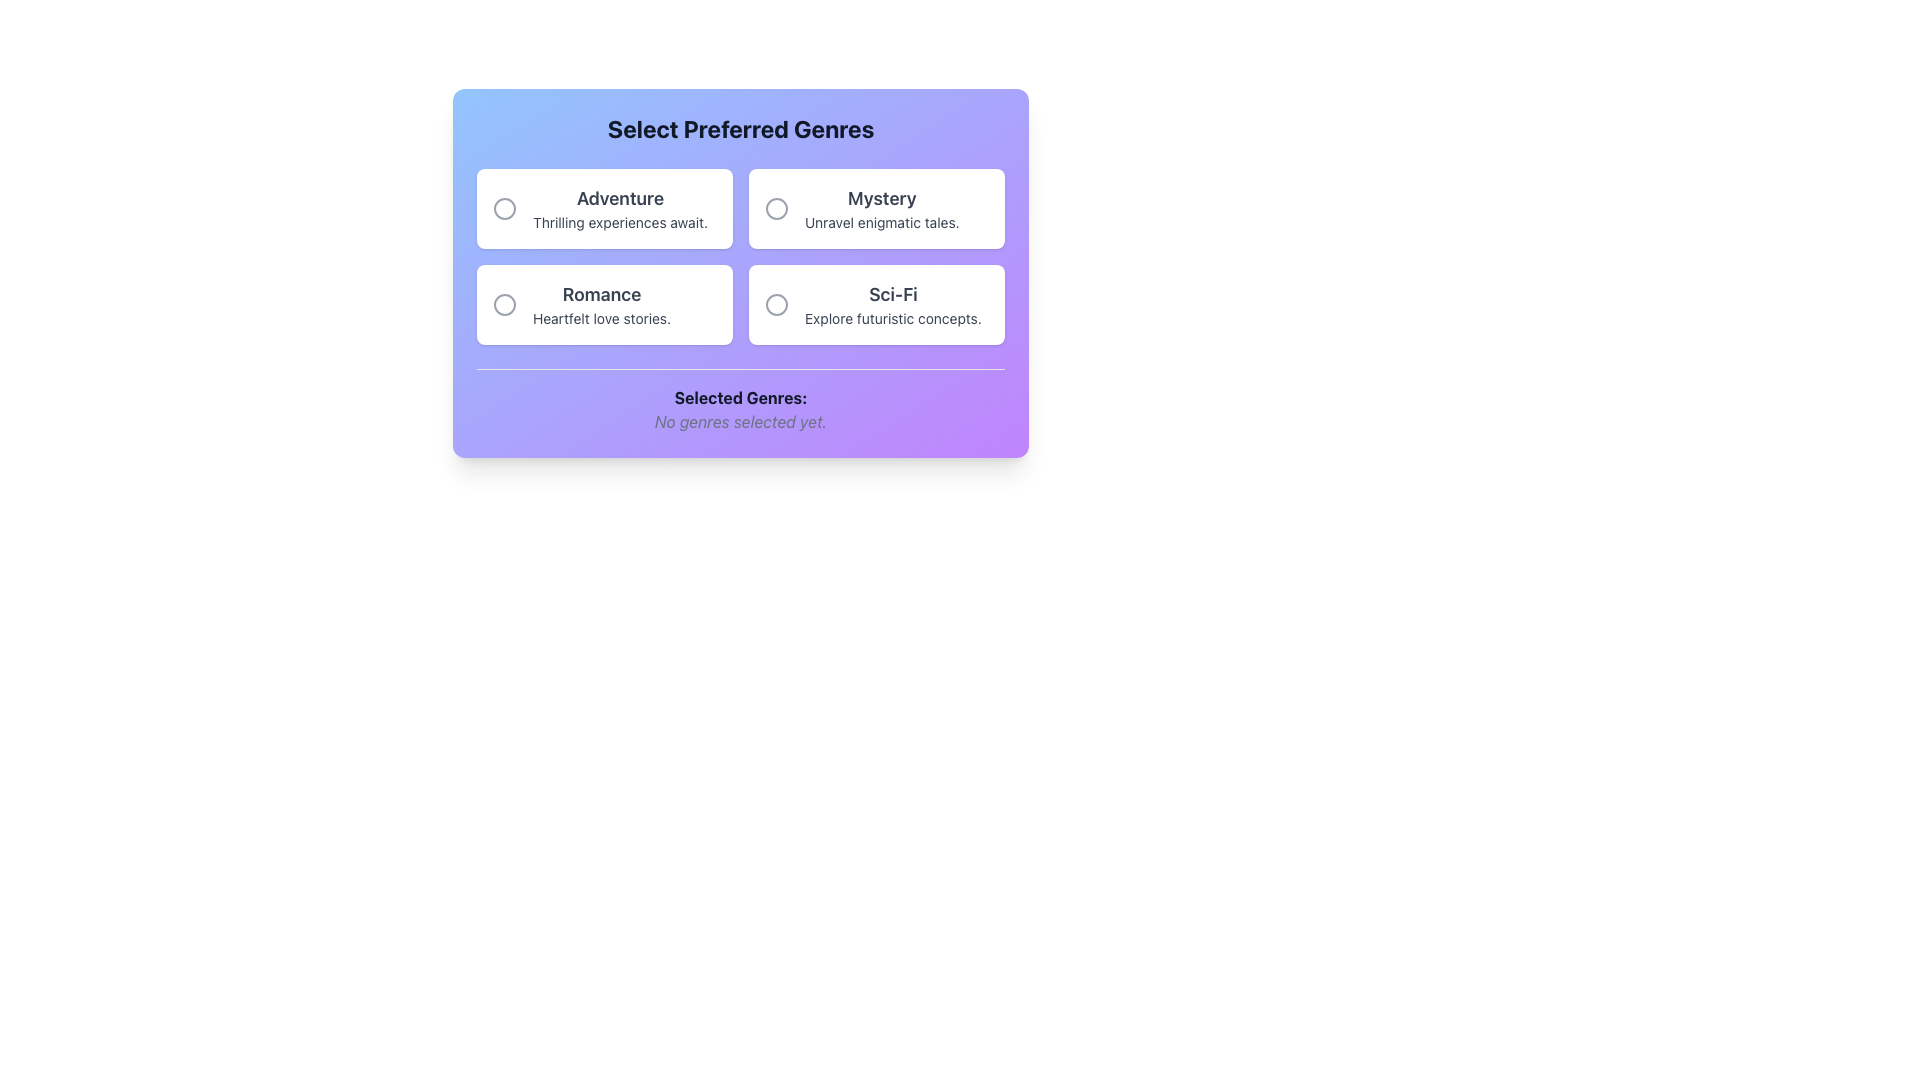 The height and width of the screenshot is (1080, 1920). I want to click on bold text label that says 'Selected Genres:' located in the lower part of the interface above the informational text 'No genres selected yet.', so click(739, 397).